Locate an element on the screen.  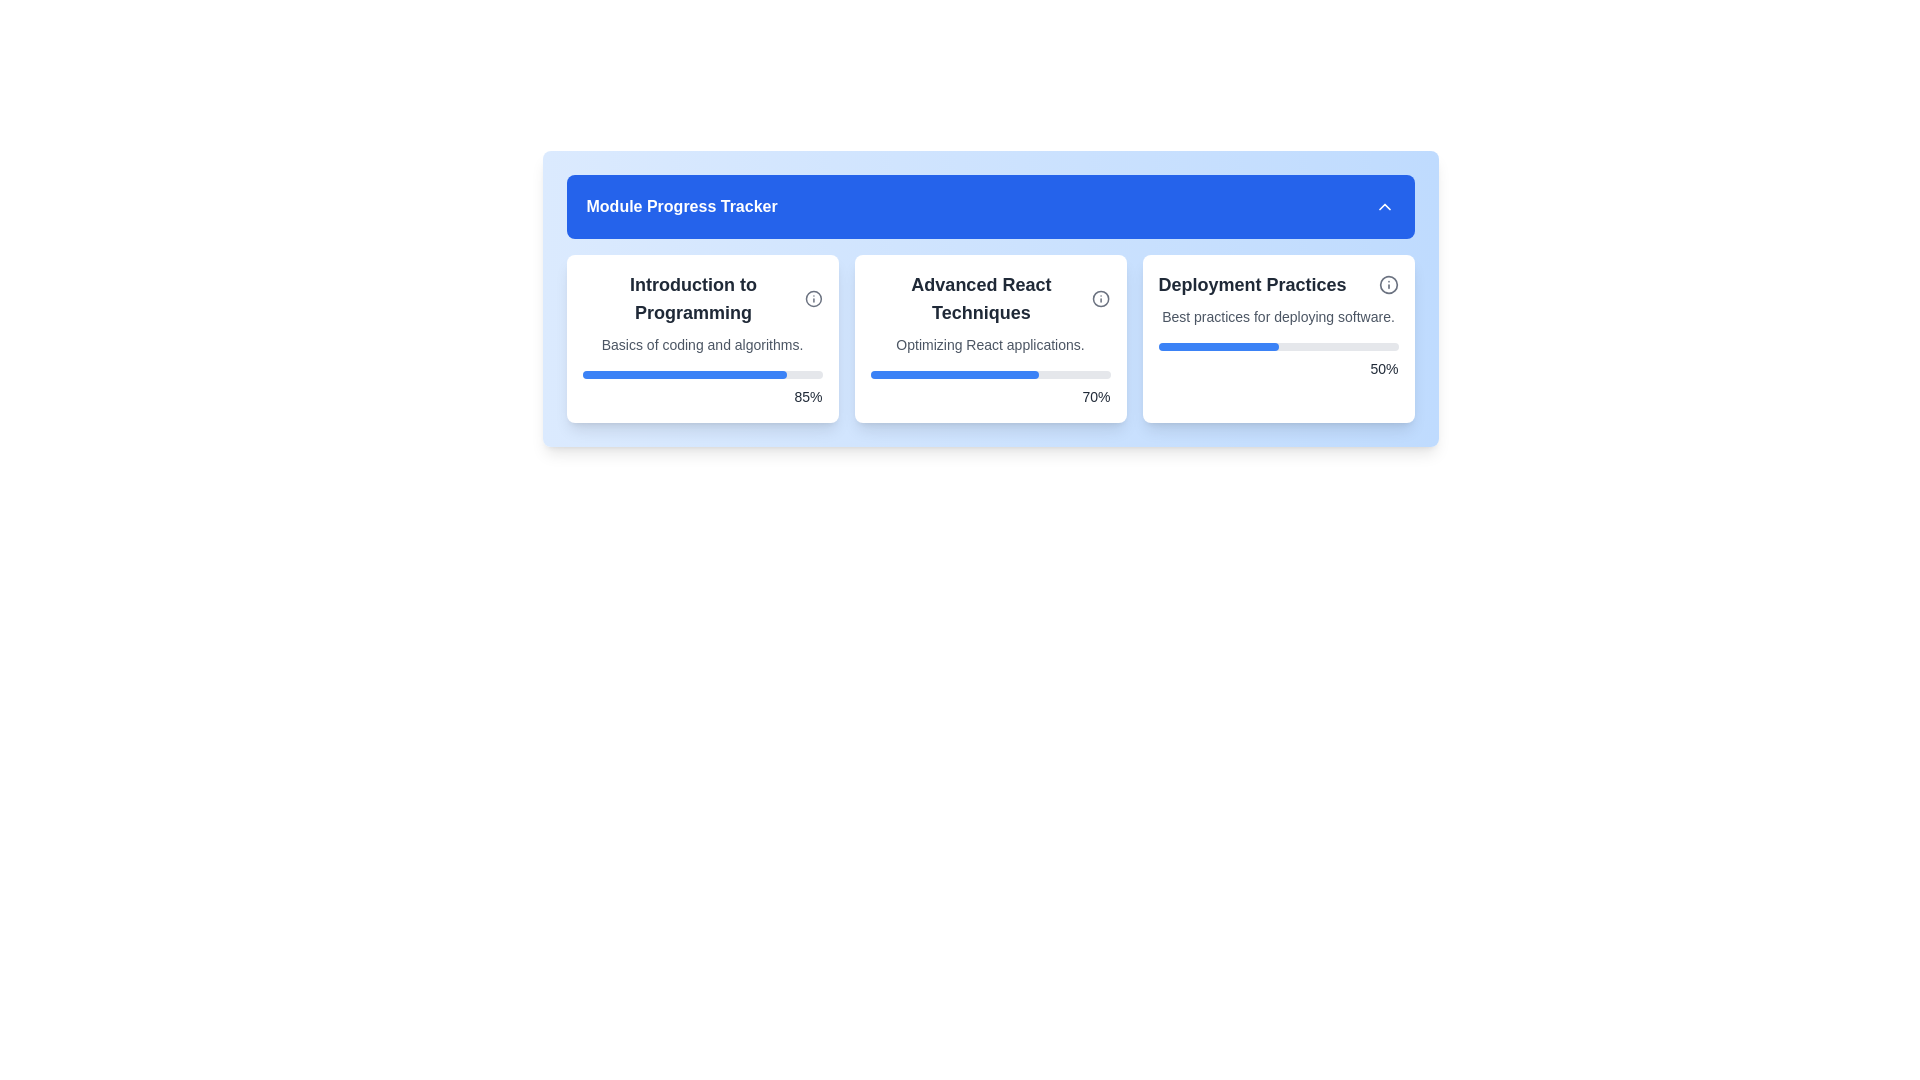
the informational icon located to the right of the 'Deployment Practices' headline is located at coordinates (1387, 285).